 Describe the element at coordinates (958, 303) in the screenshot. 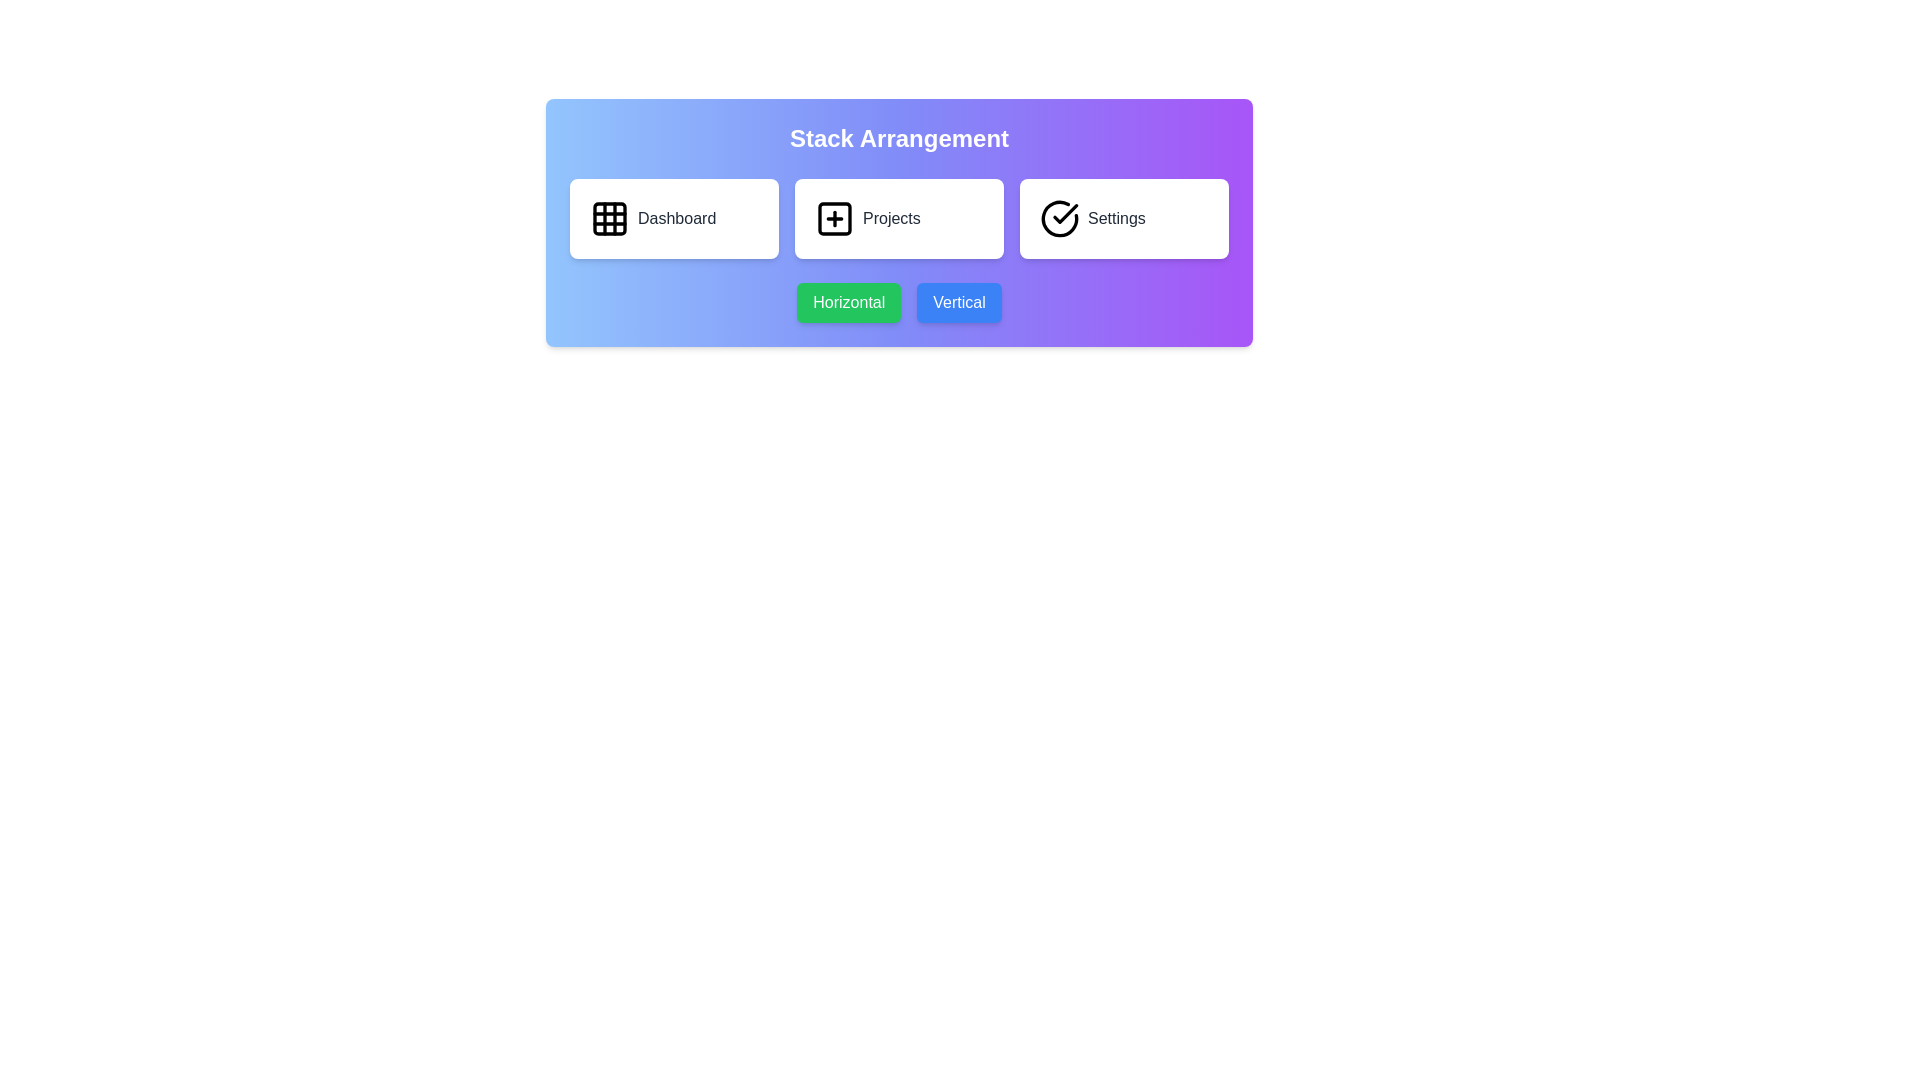

I see `the second button that toggles the 'Vertical' stack arrangement option` at that location.